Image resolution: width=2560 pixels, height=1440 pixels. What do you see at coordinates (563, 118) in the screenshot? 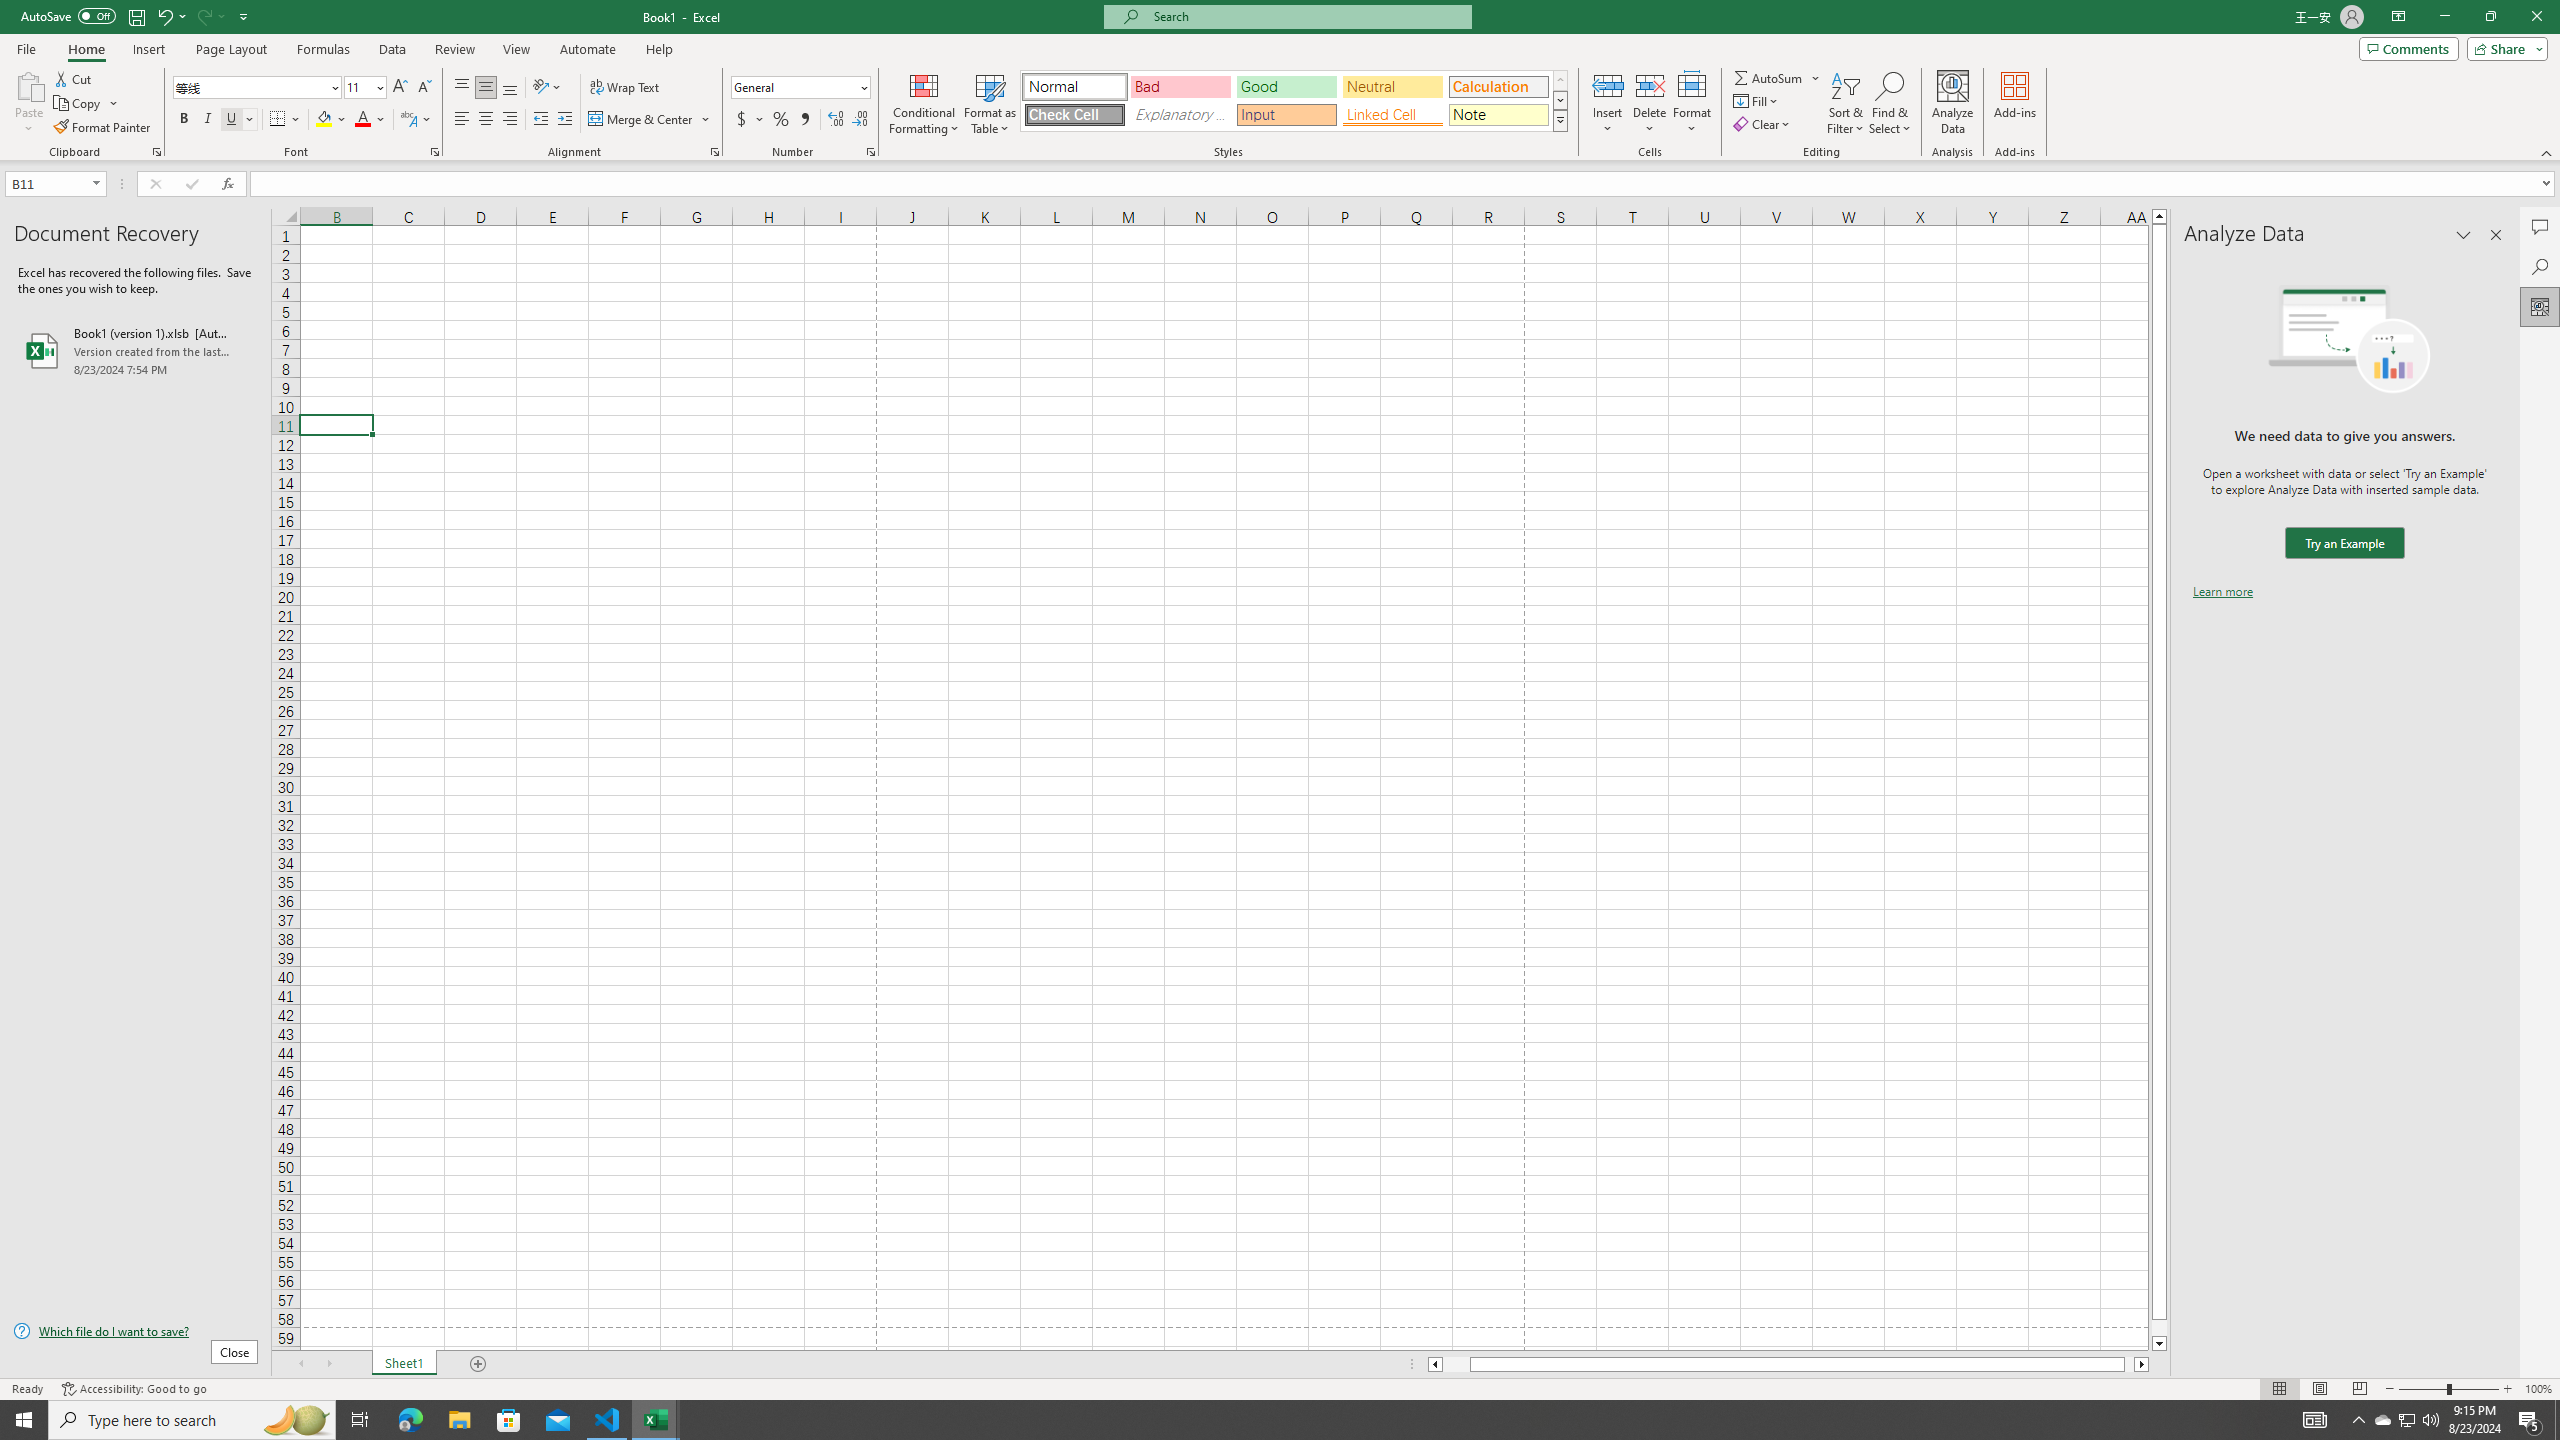
I see `'Increase Indent'` at bounding box center [563, 118].